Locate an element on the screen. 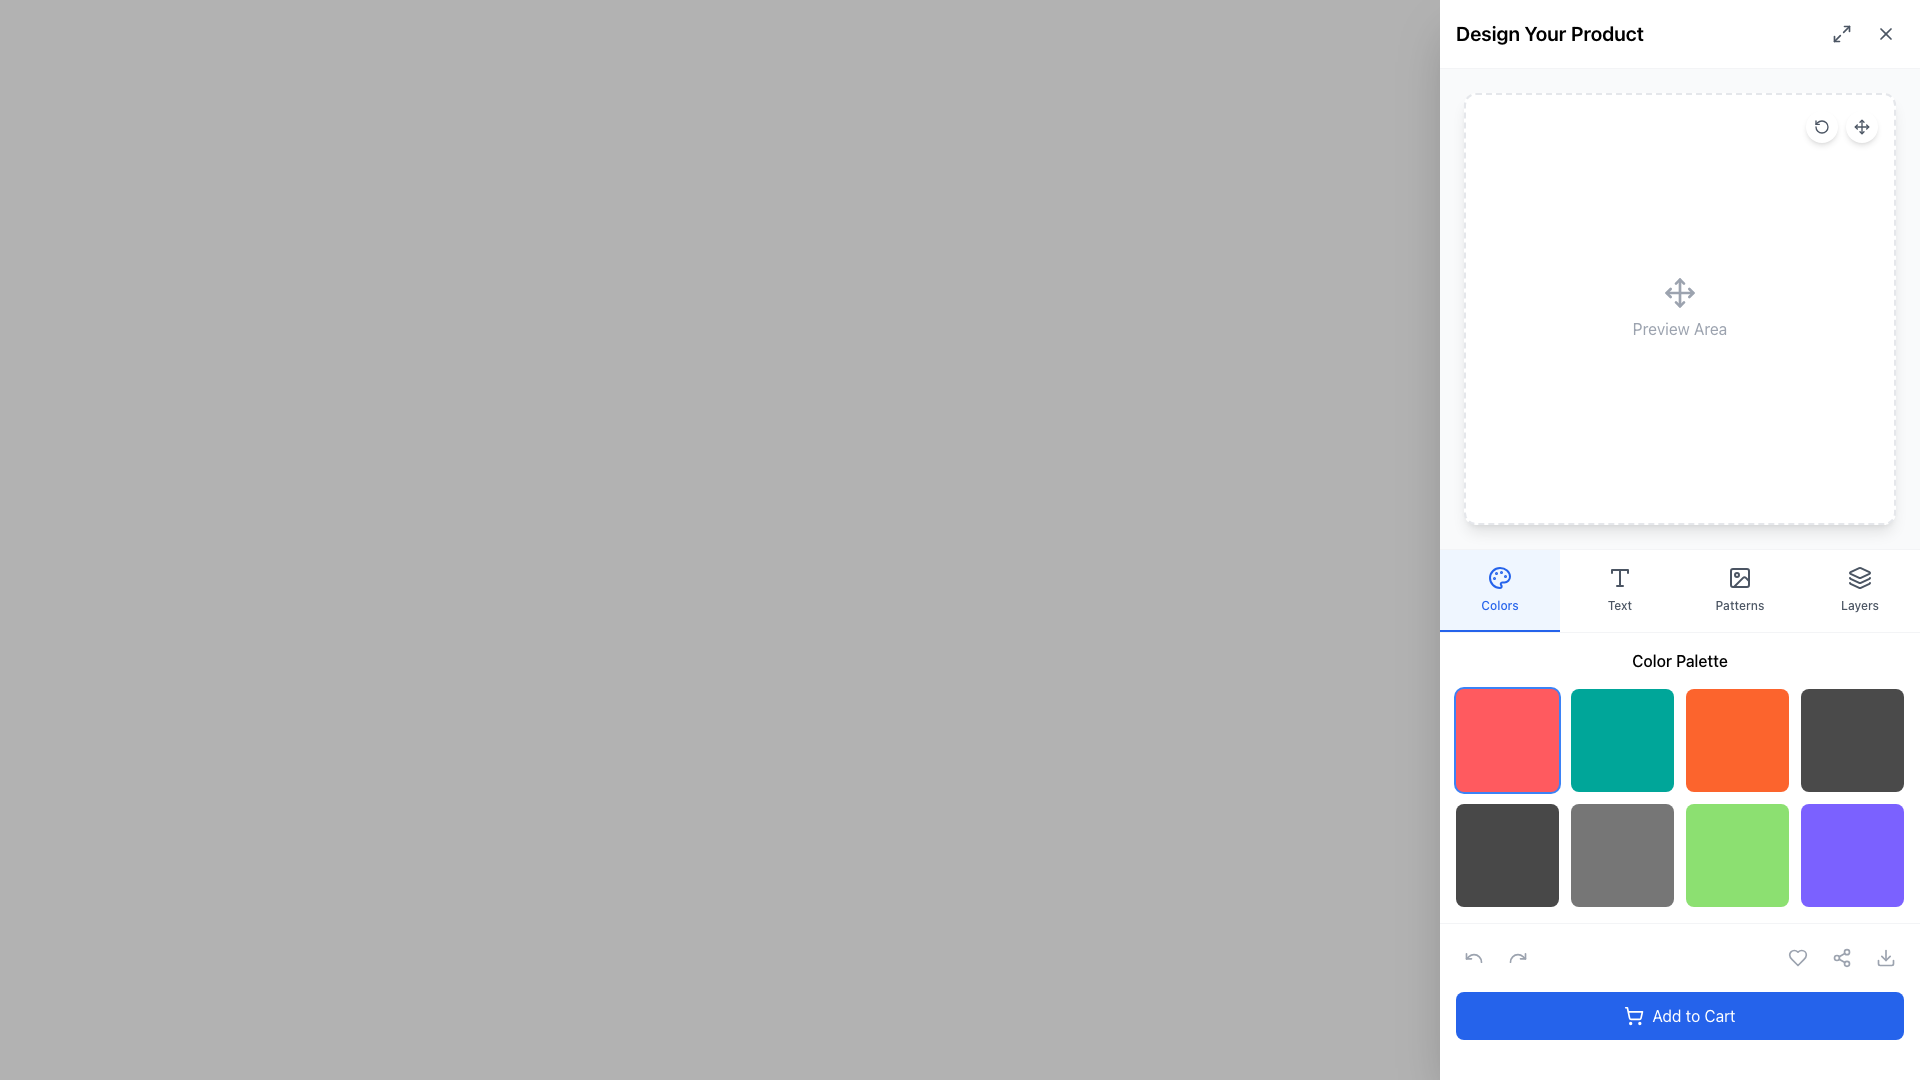  the 'Preview Area' text label, which is displayed in light gray and is centrally positioned below a draggable icon within the design preview section on the right-hand side of the interface is located at coordinates (1680, 327).